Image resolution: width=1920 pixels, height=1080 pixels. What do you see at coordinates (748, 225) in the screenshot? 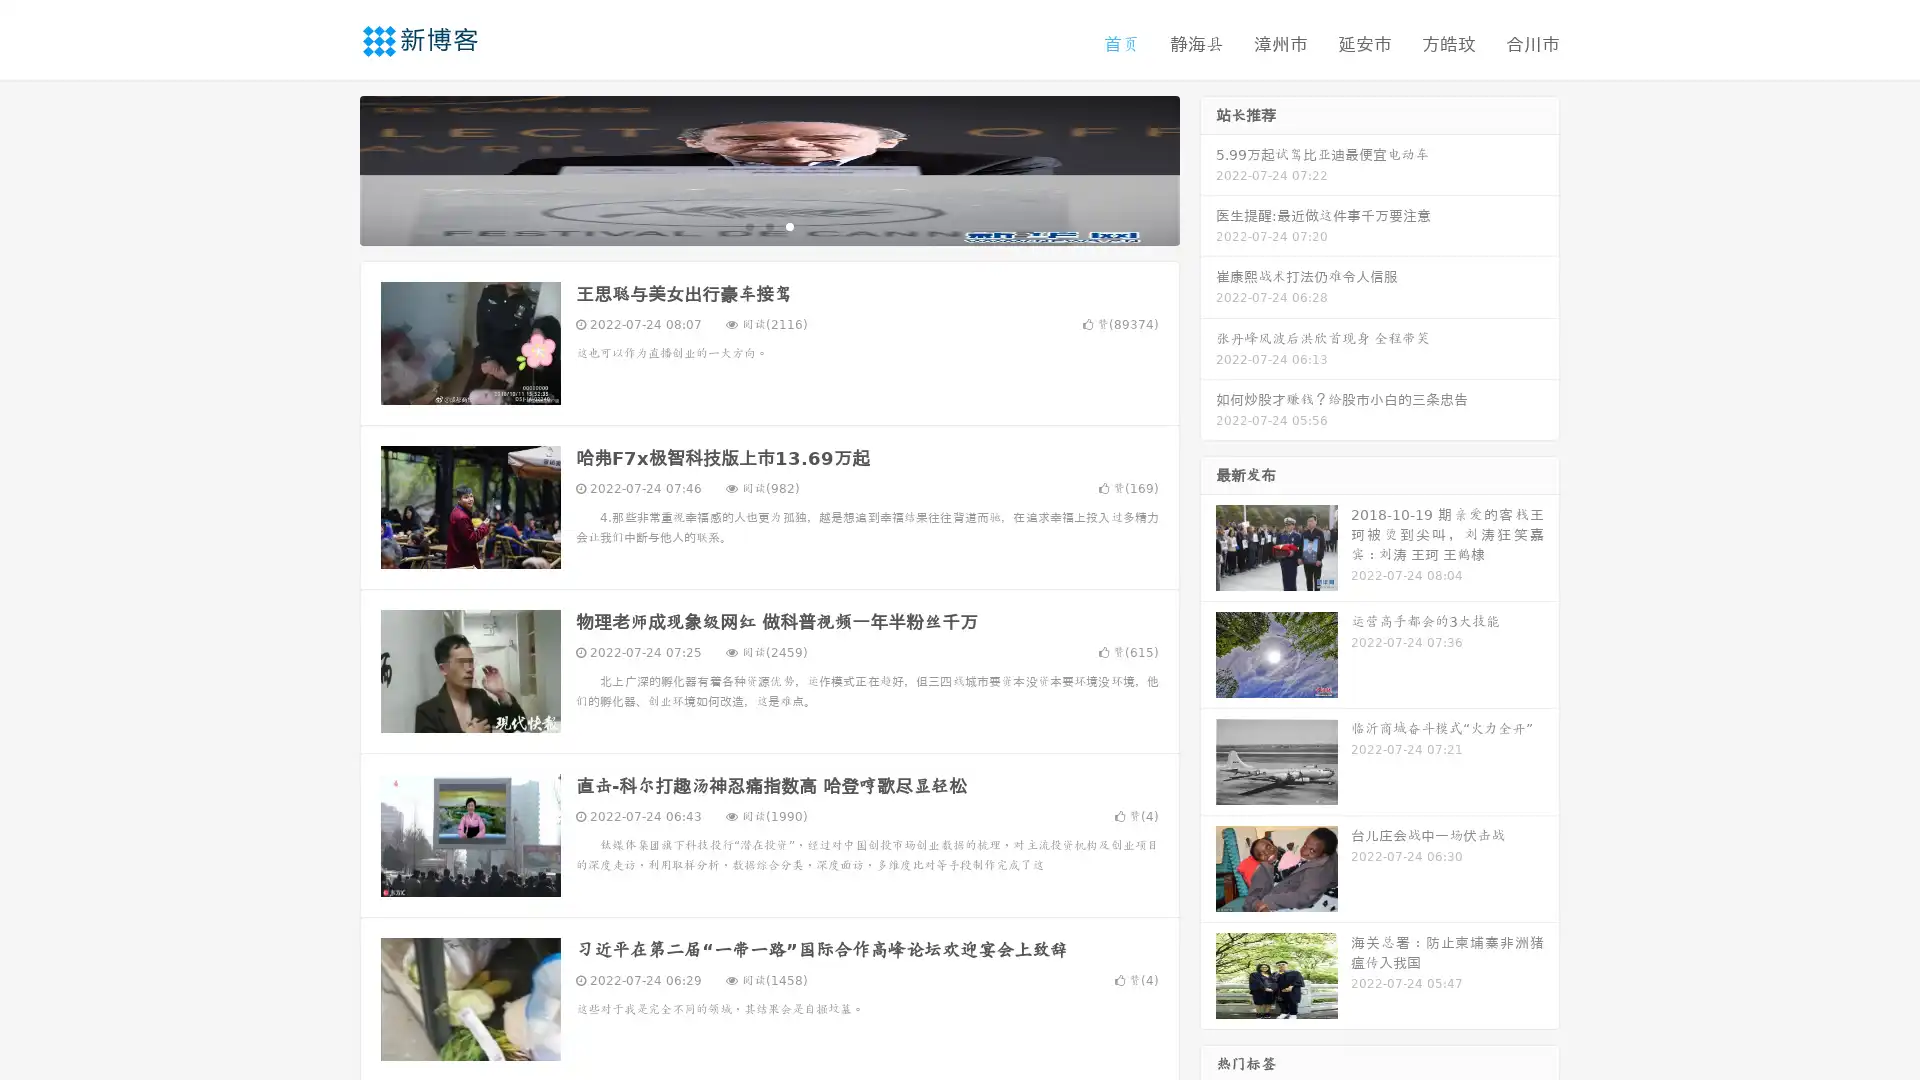
I see `Go to slide 1` at bounding box center [748, 225].